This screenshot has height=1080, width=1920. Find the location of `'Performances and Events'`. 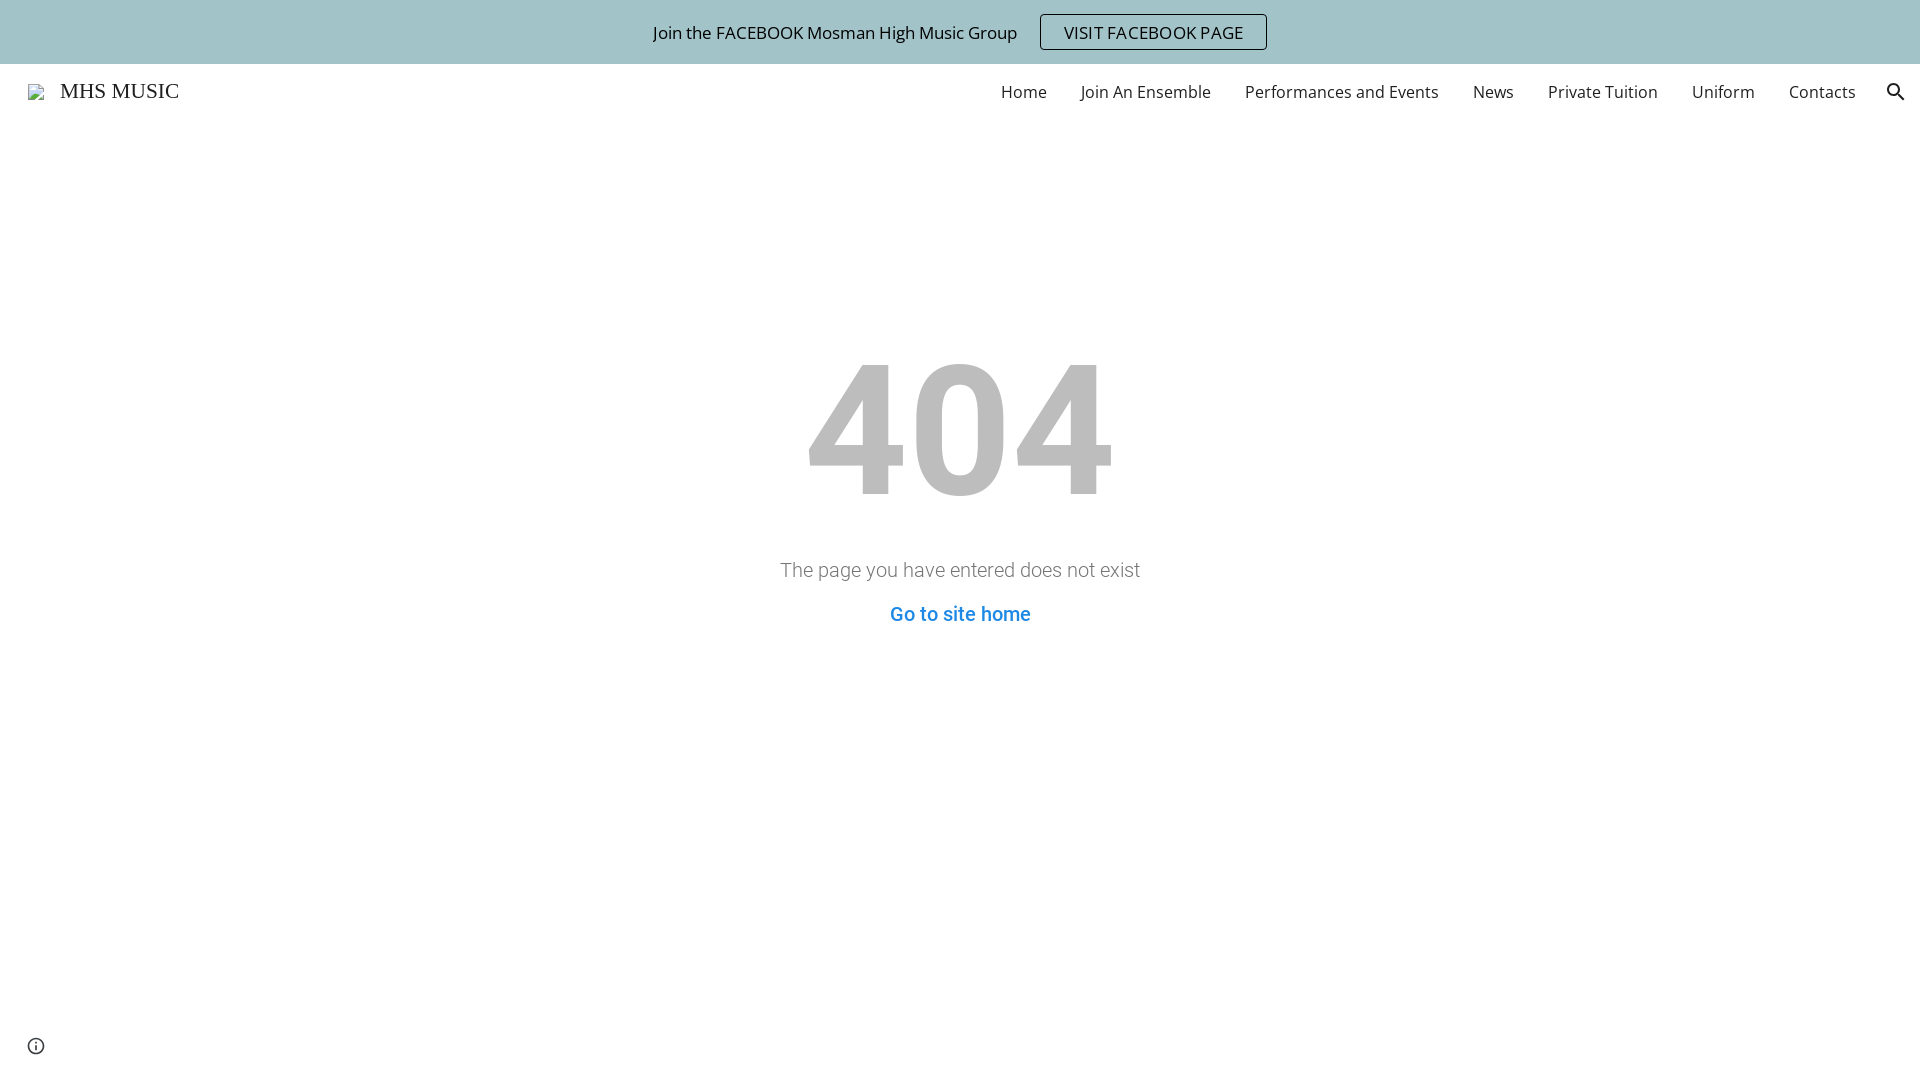

'Performances and Events' is located at coordinates (1342, 92).